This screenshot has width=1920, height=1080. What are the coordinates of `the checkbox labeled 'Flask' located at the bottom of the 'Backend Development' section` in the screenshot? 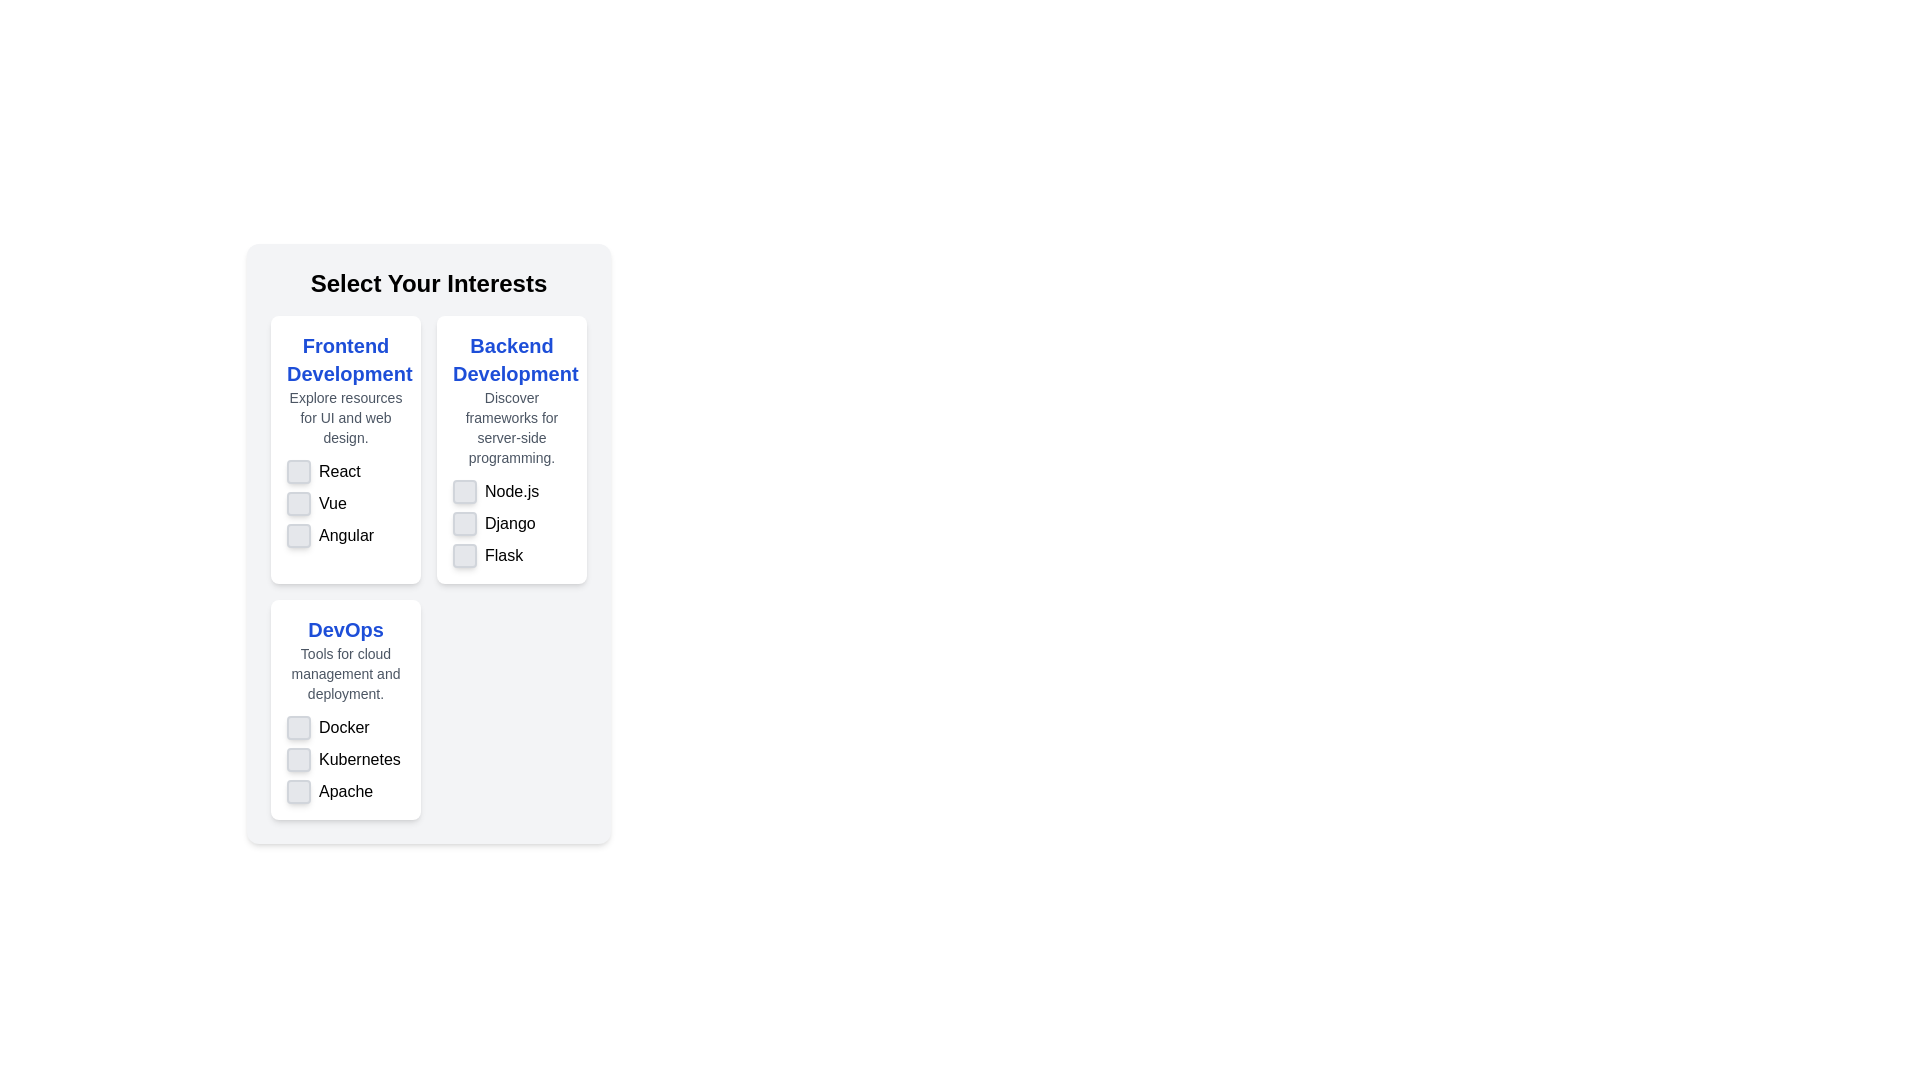 It's located at (464, 555).